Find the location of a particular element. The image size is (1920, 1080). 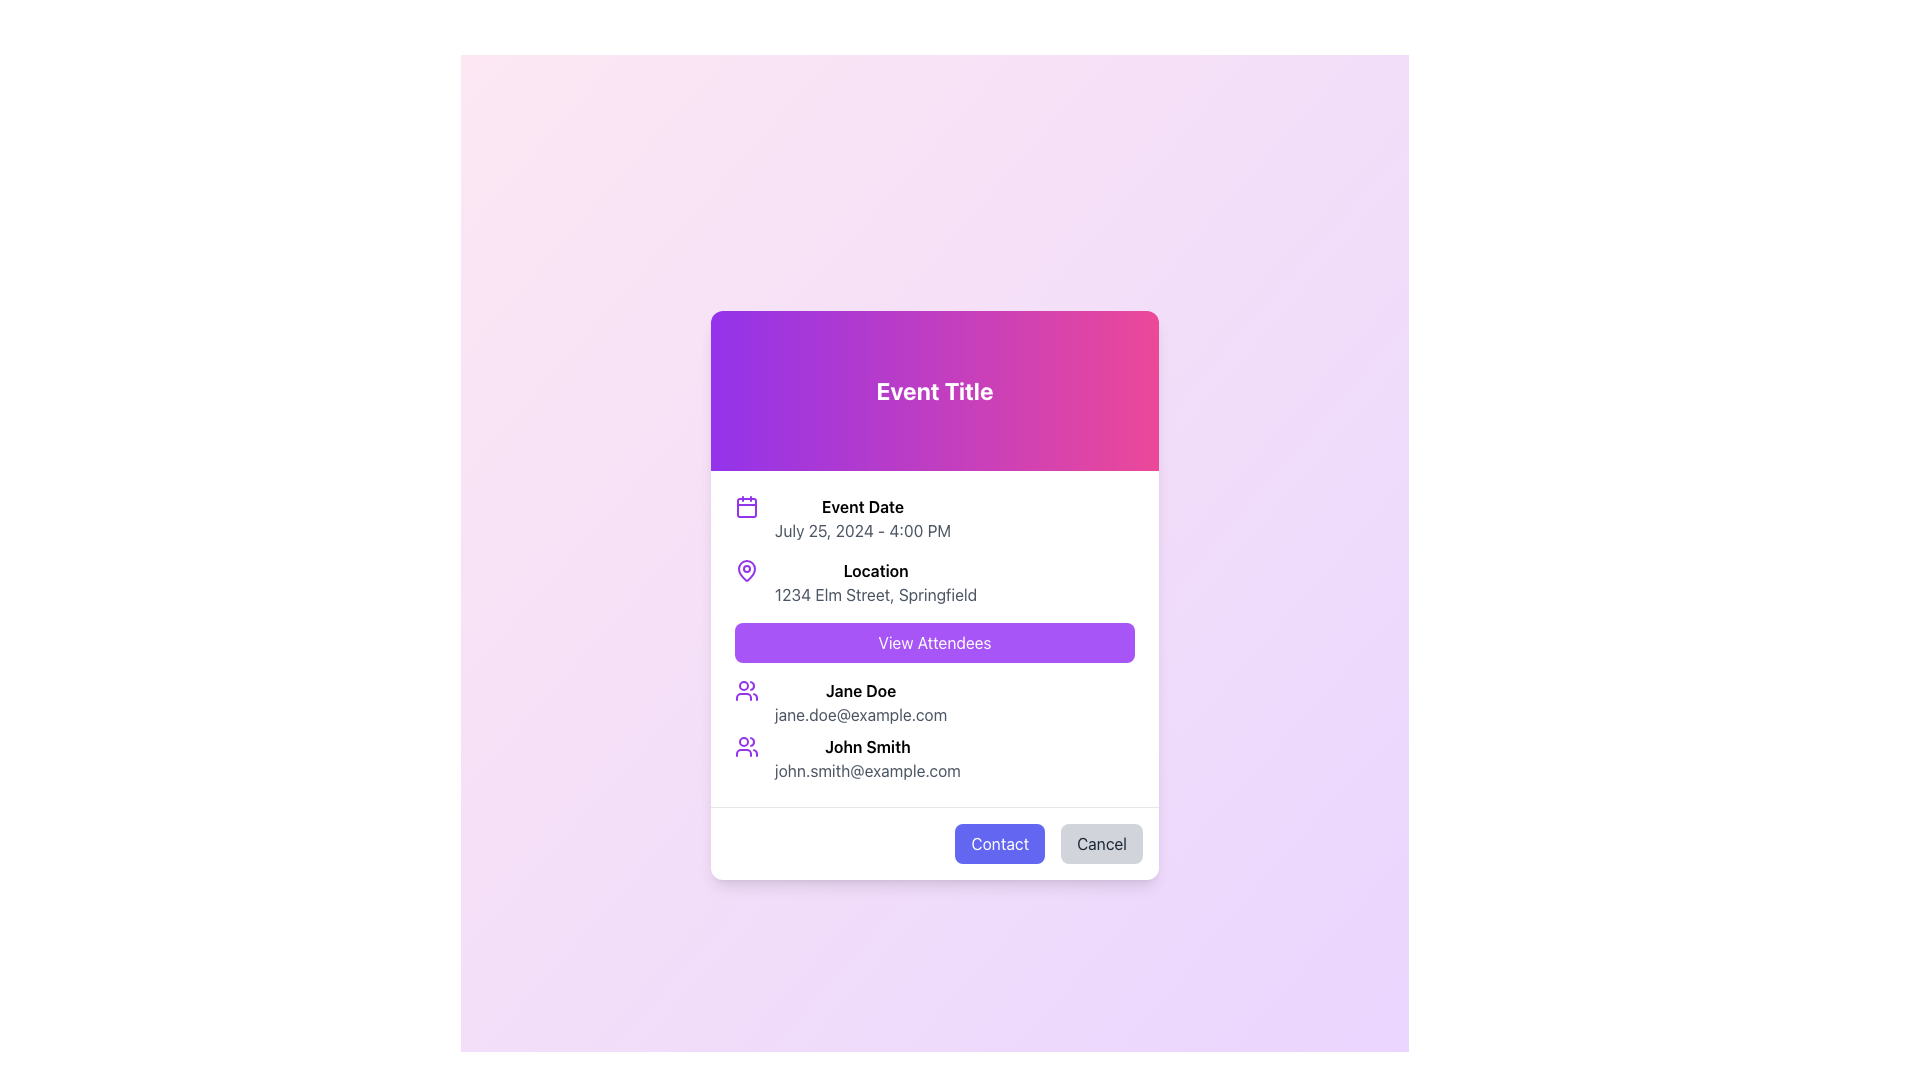

location details from the text block containing the bold 'Location' label and the address '1234 Elm Street, Springfield', which is positioned in the card interface under 'Event Title' is located at coordinates (876, 582).